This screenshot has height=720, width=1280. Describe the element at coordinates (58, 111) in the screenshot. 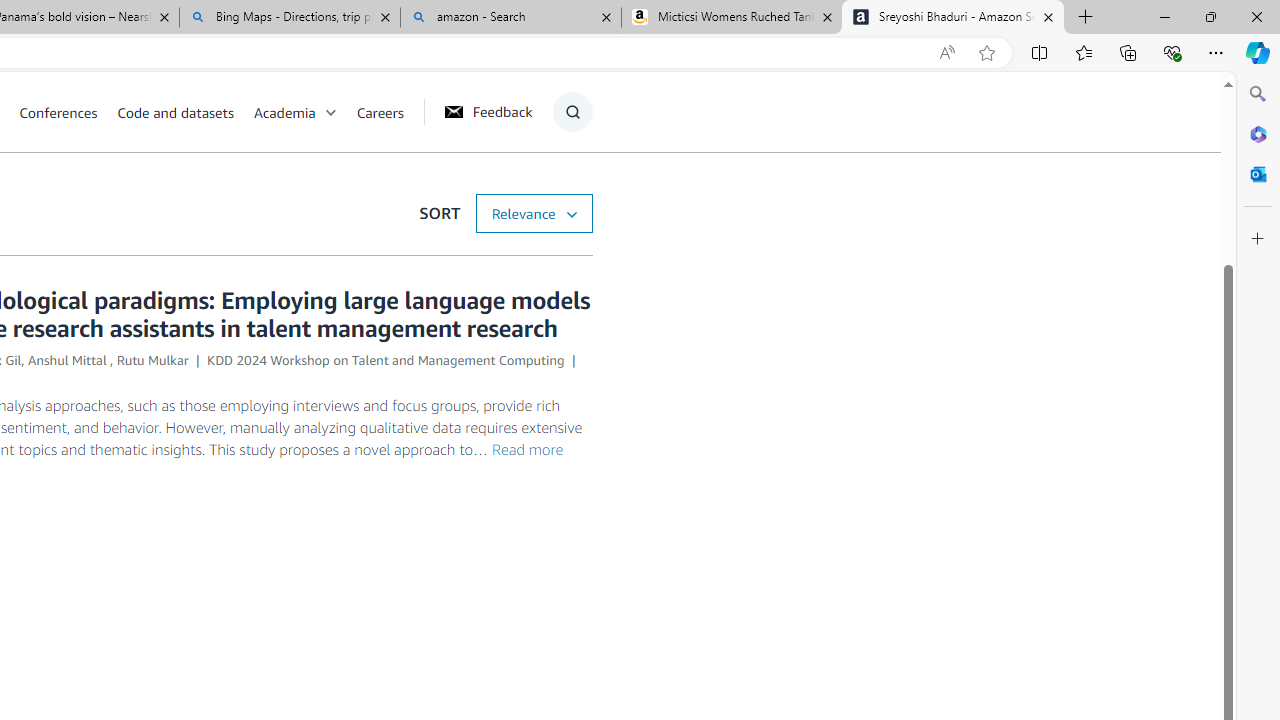

I see `'Conferences'` at that location.